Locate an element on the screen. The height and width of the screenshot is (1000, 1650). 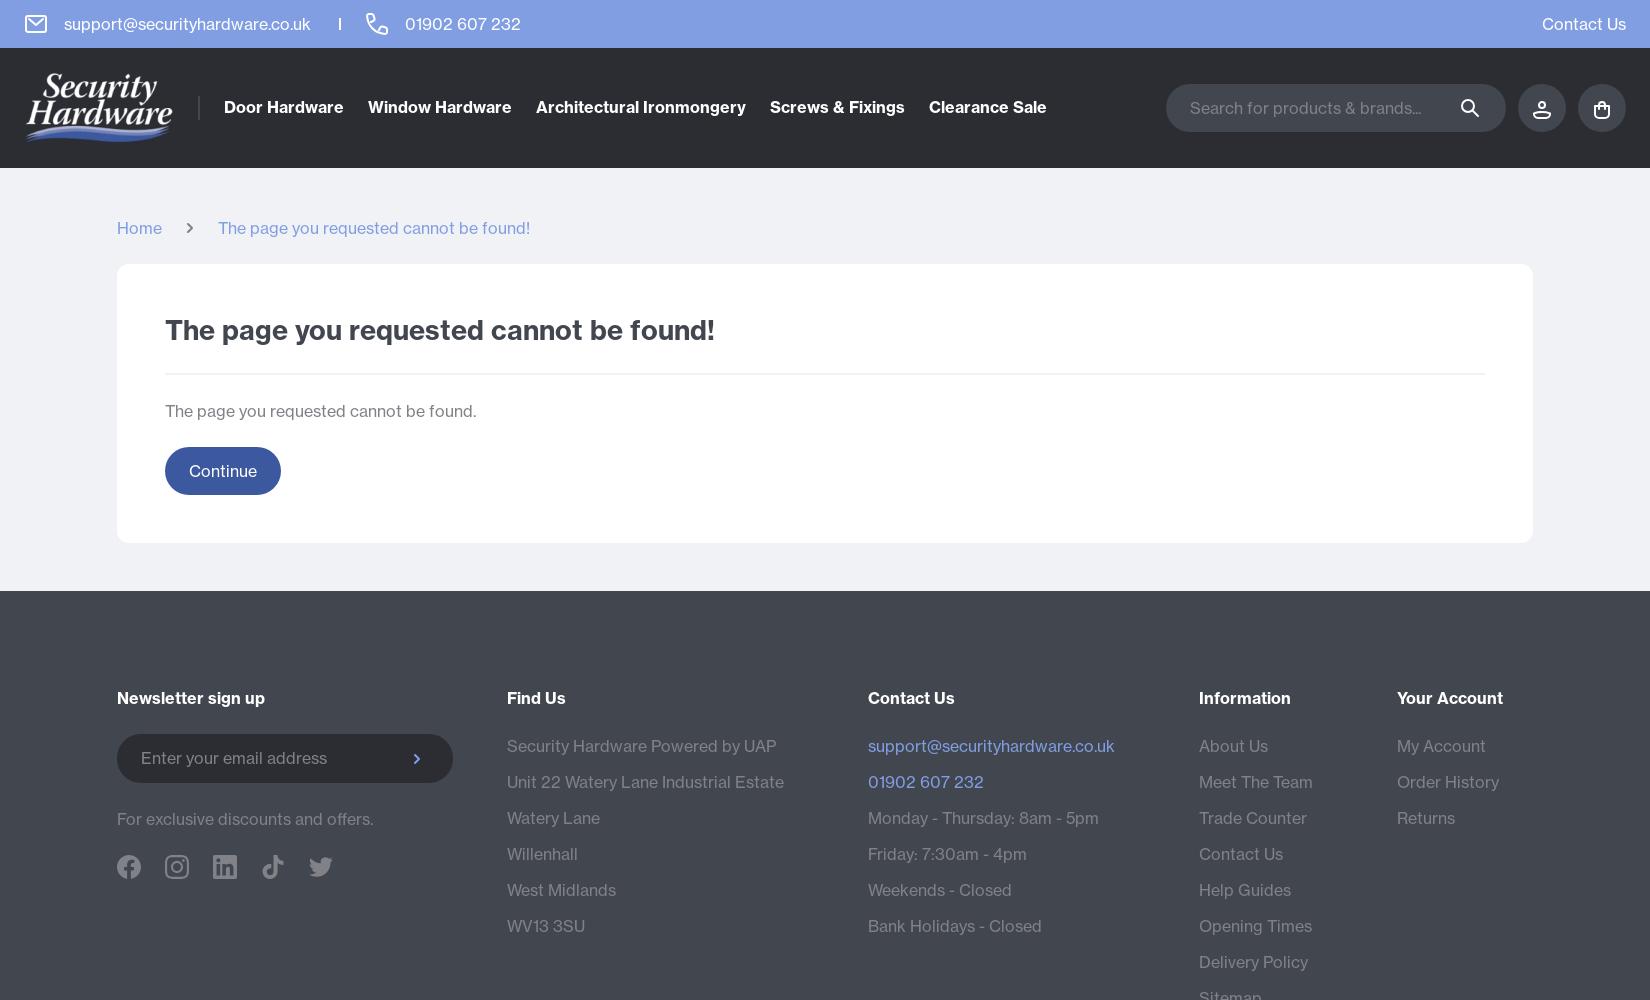
'The page you requested cannot be found.' is located at coordinates (320, 410).